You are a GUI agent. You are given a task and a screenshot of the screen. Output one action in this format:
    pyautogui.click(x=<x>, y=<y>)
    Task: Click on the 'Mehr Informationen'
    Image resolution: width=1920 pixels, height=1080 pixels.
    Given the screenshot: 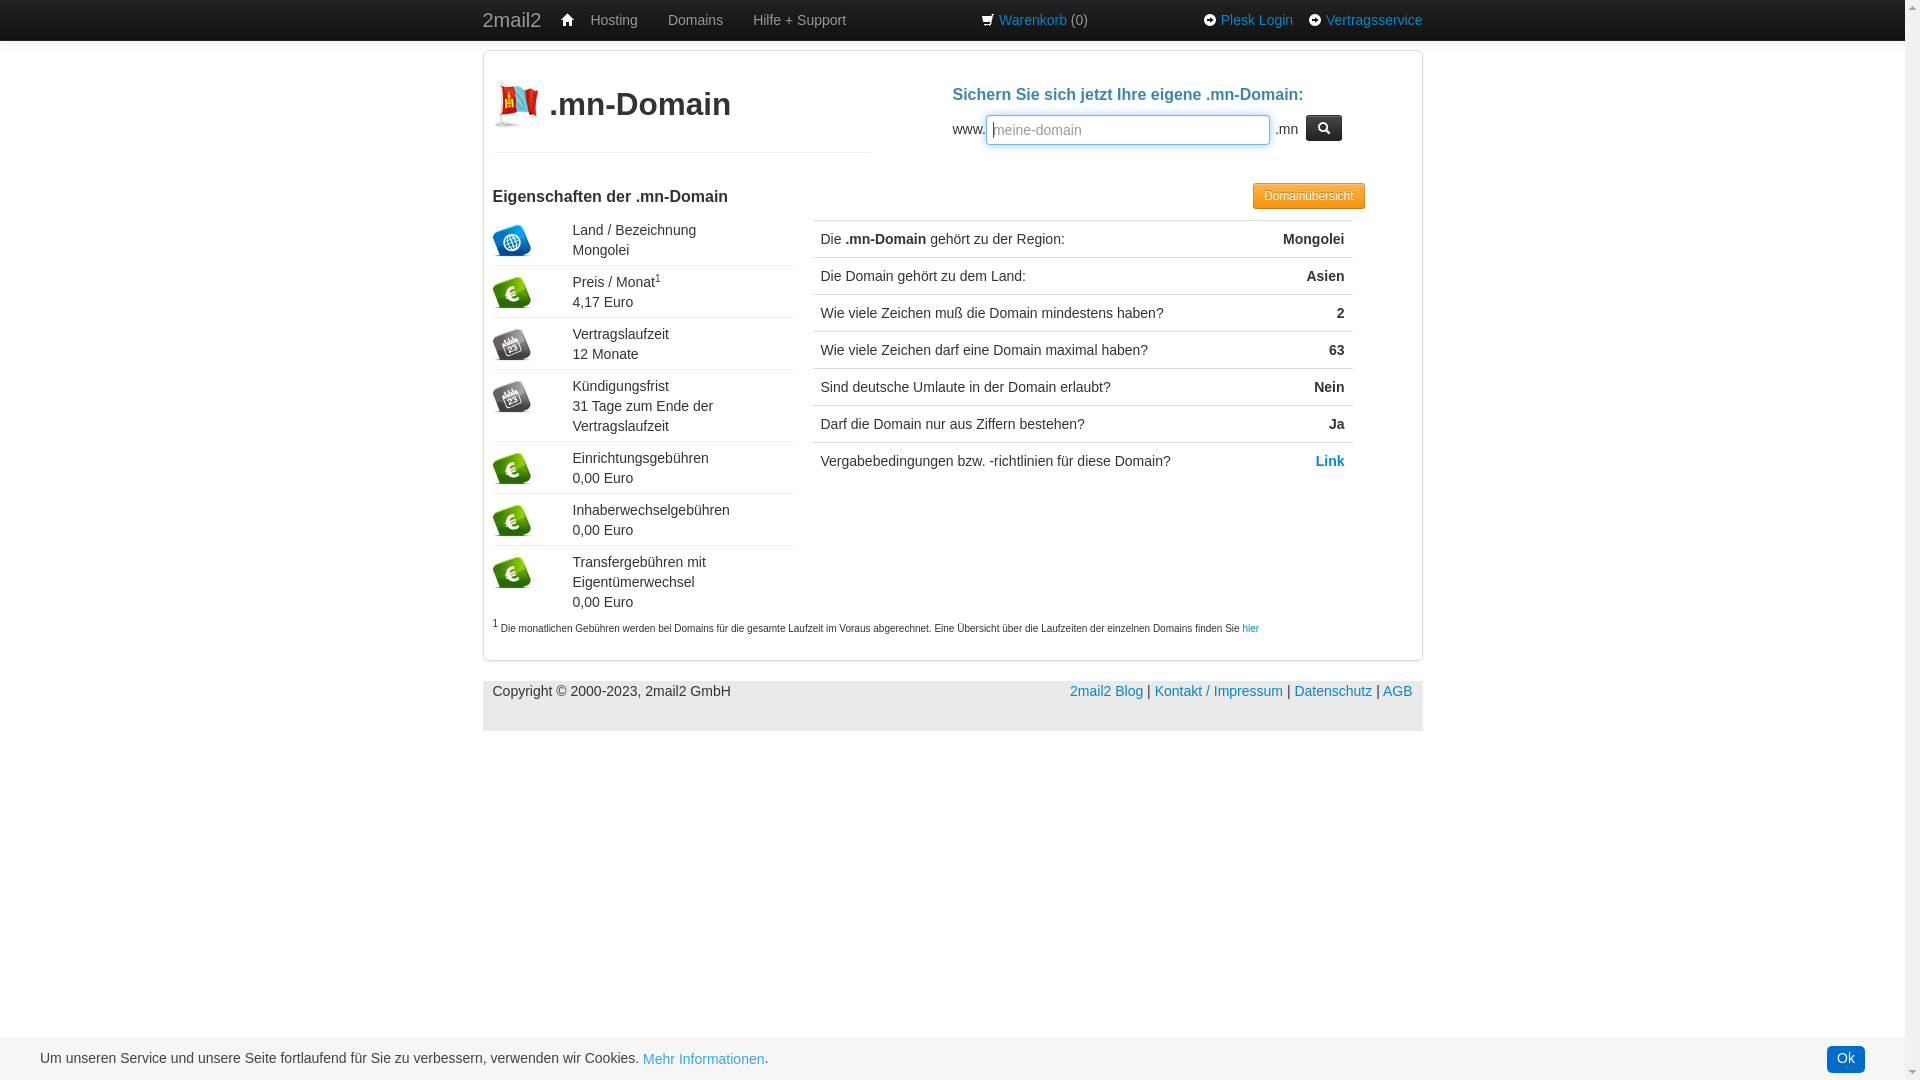 What is the action you would take?
    pyautogui.click(x=703, y=1058)
    